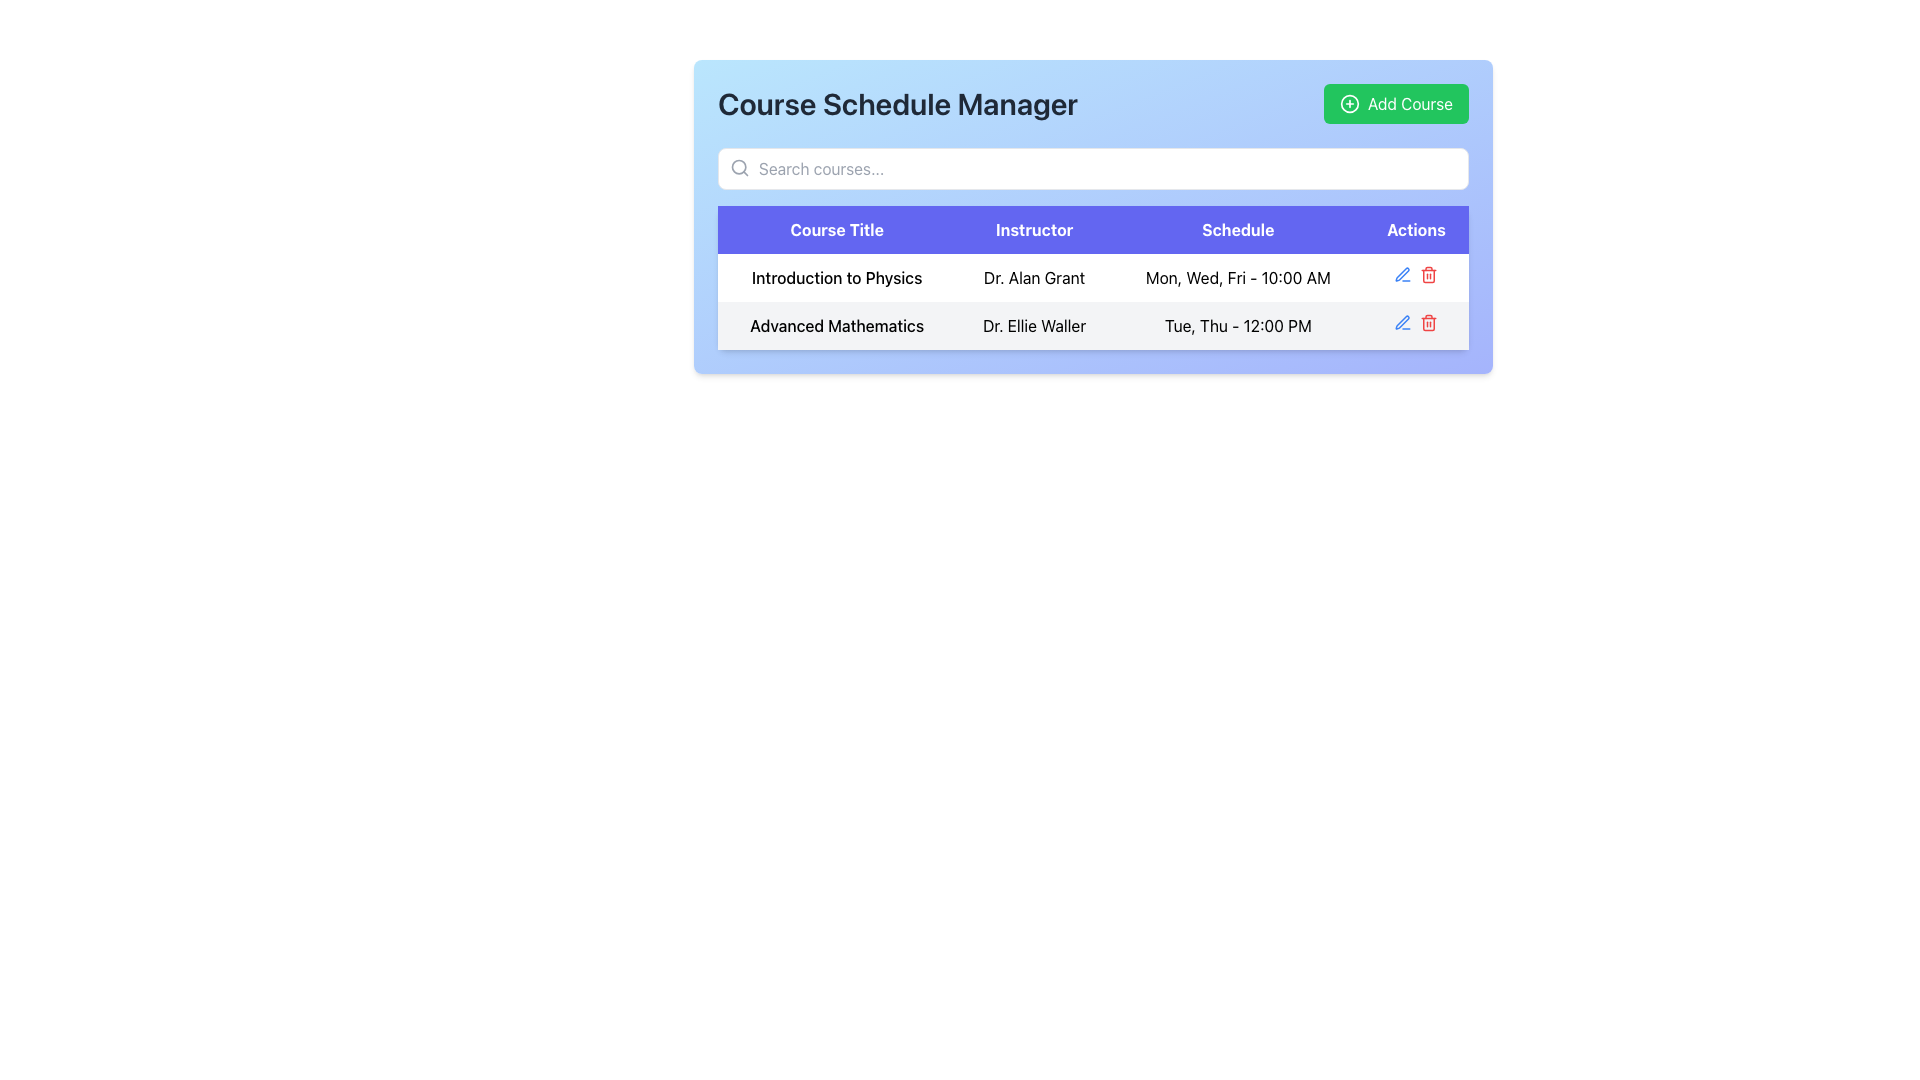 The image size is (1920, 1080). What do you see at coordinates (837, 277) in the screenshot?
I see `text of the course title label located in the first column of the first row of the table under the header 'Course Title'` at bounding box center [837, 277].